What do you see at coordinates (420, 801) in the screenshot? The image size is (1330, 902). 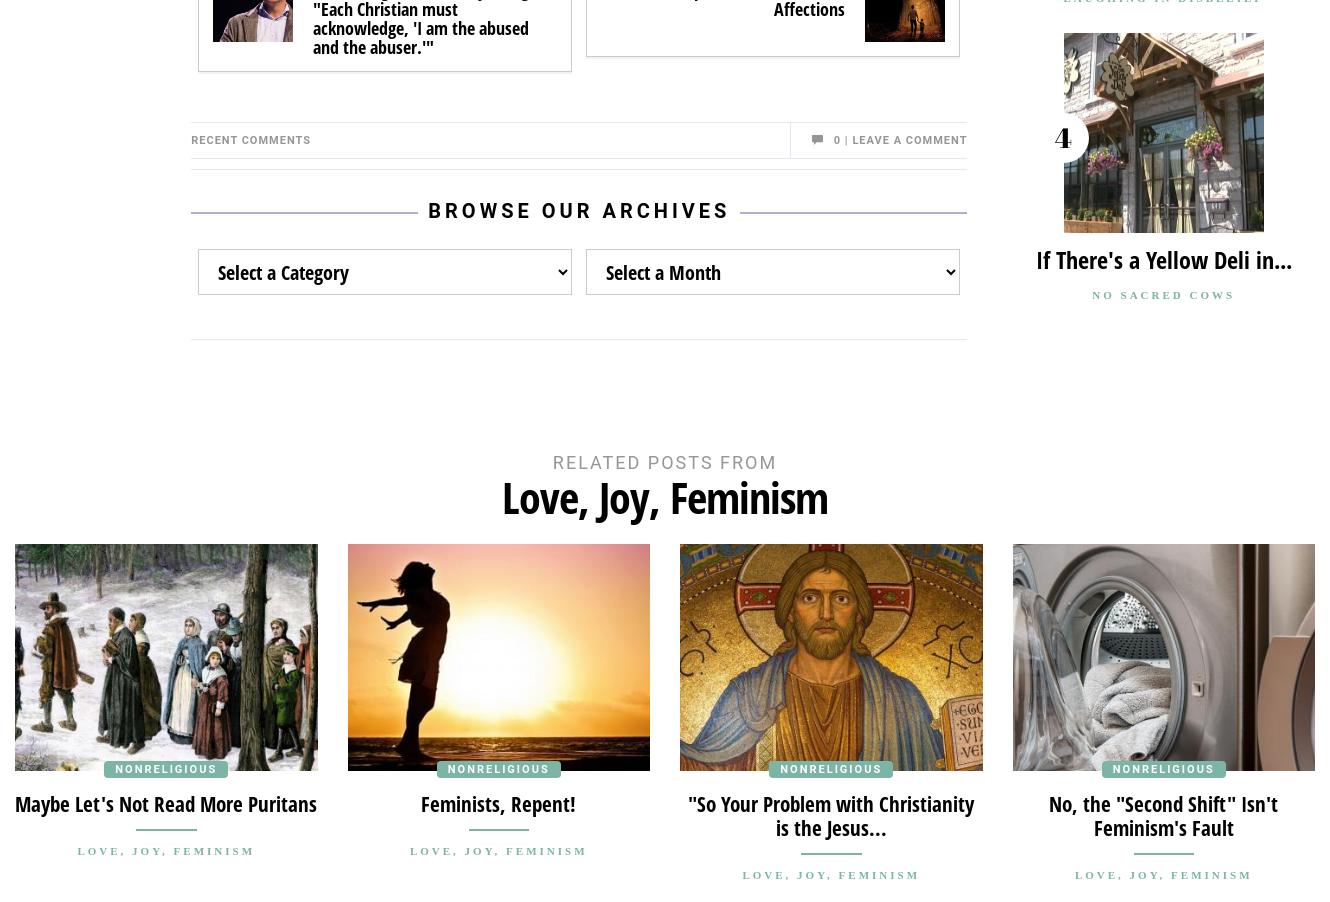 I see `'Feminists, Repent!'` at bounding box center [420, 801].